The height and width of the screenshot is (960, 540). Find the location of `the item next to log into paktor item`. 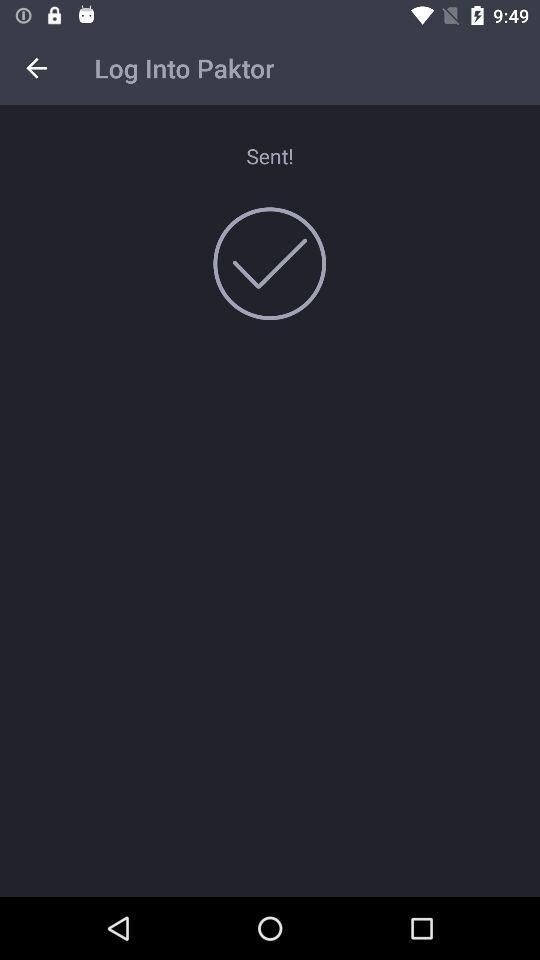

the item next to log into paktor item is located at coordinates (36, 68).